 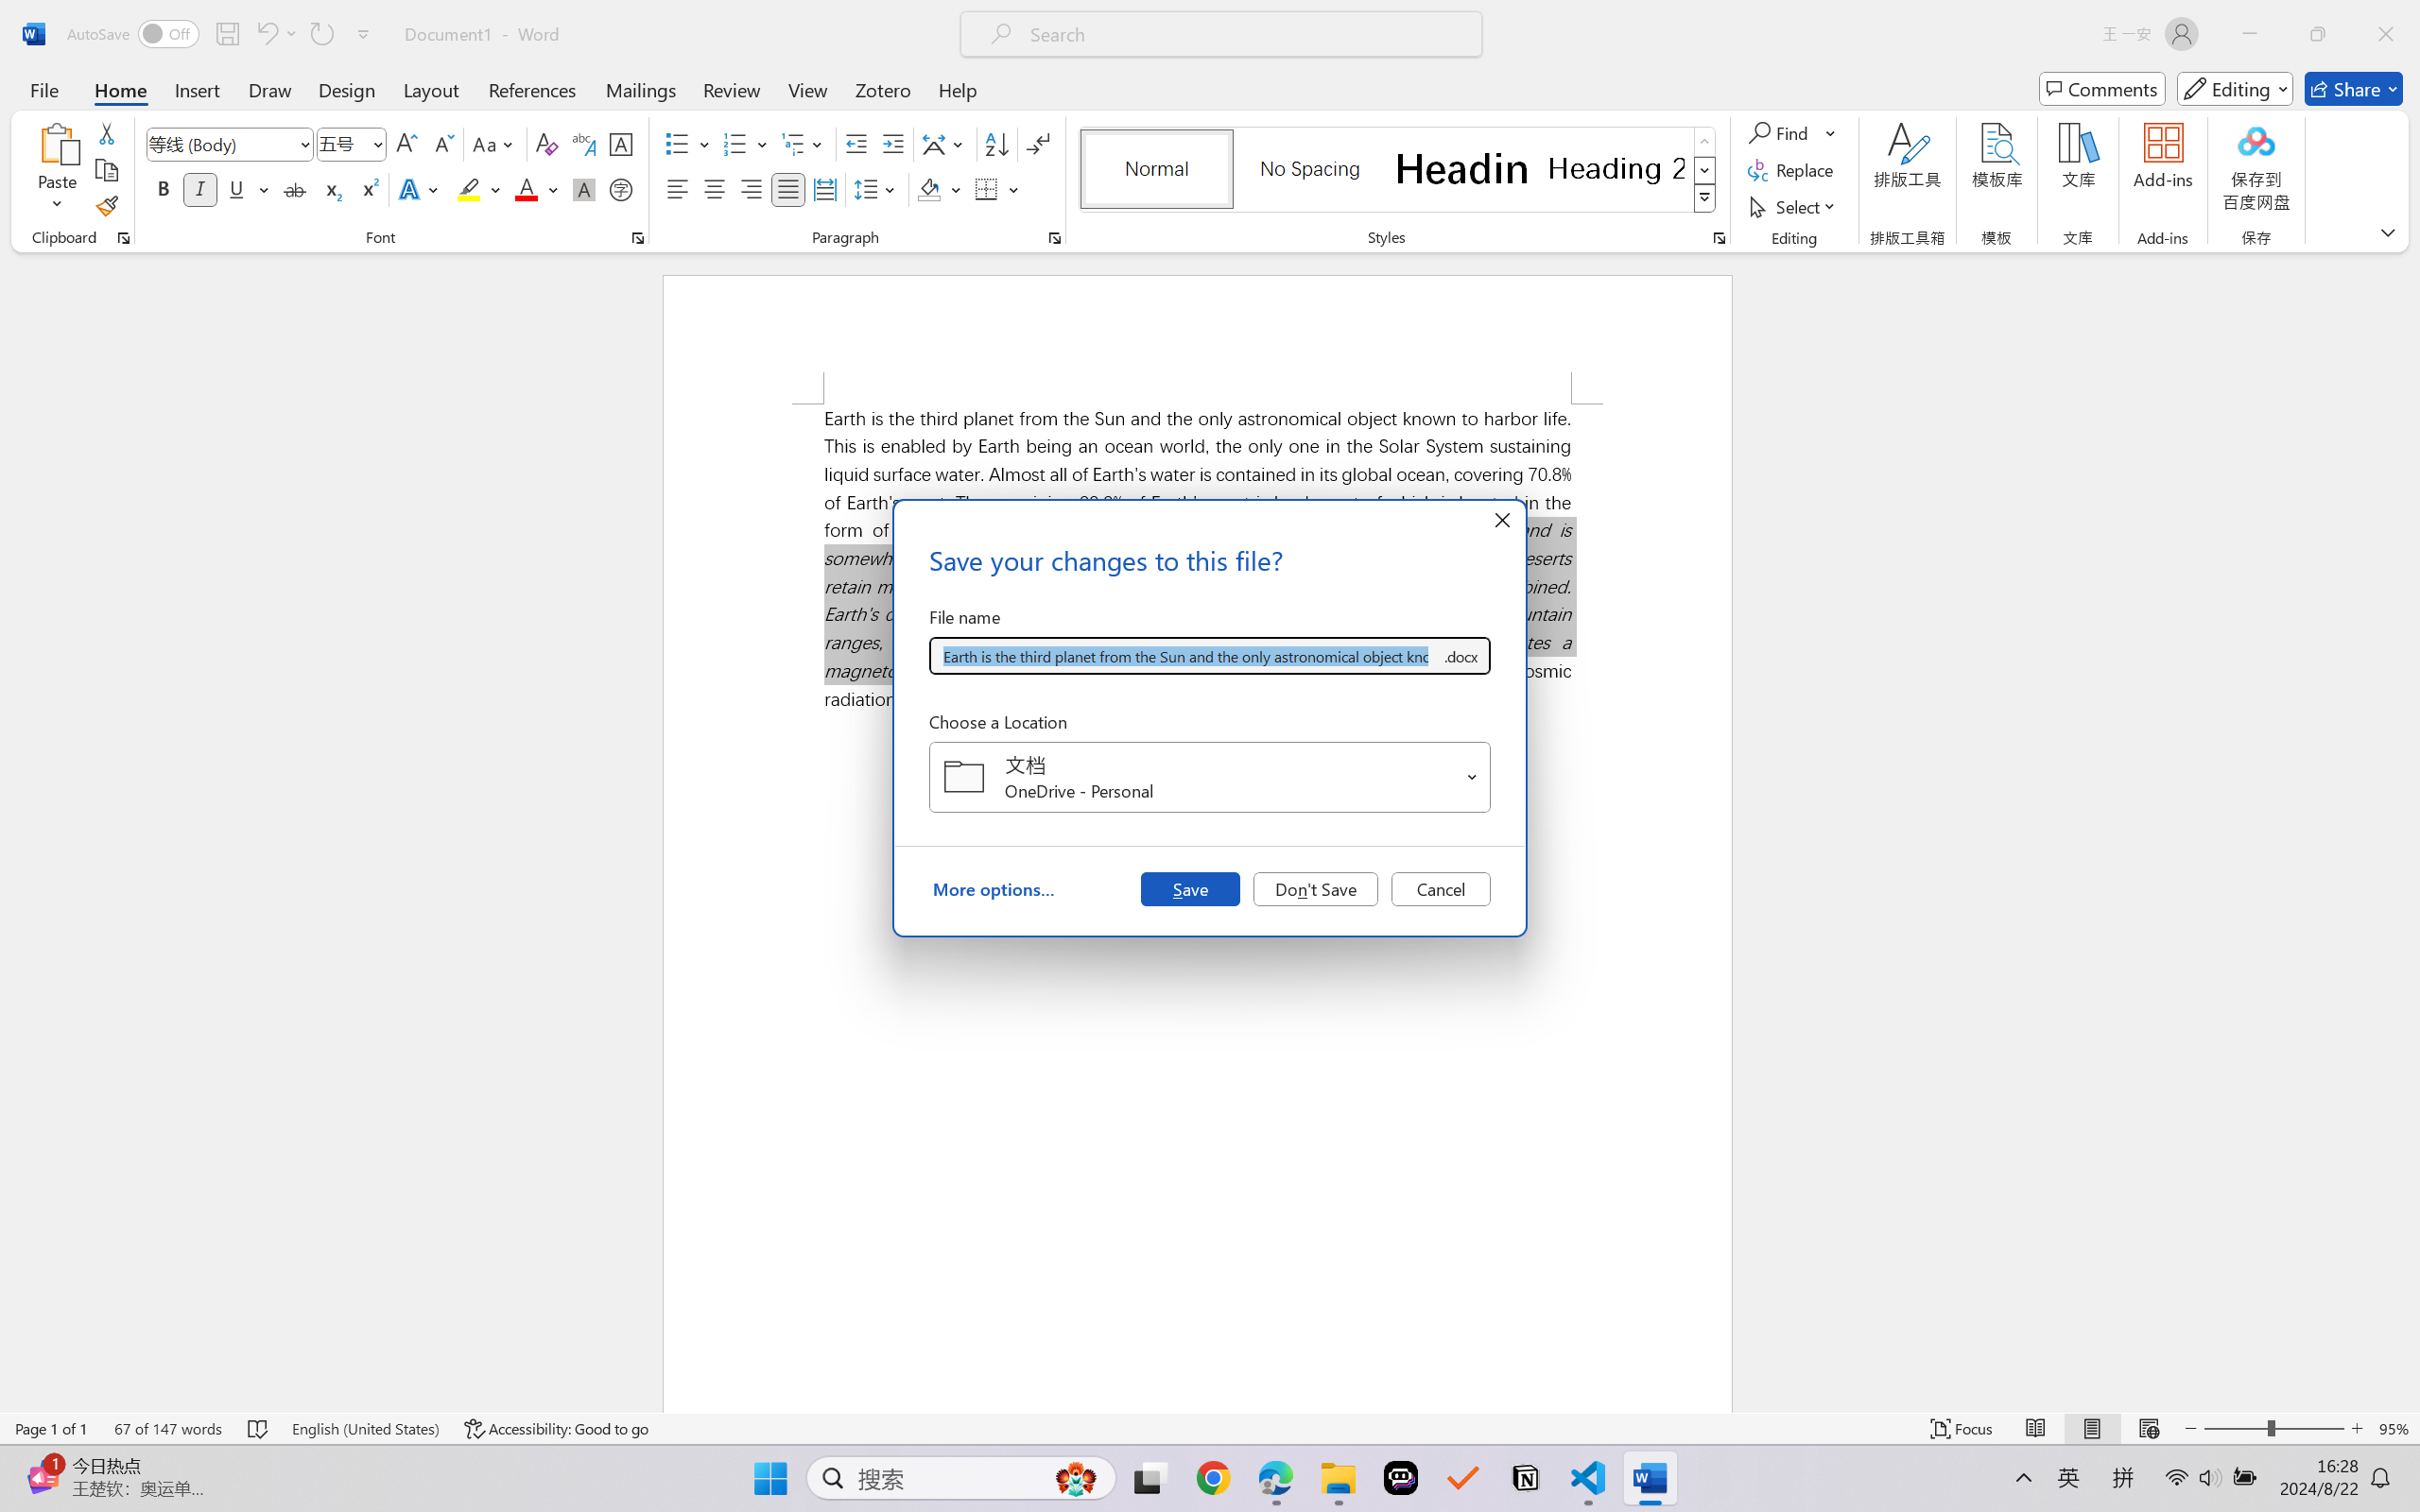 What do you see at coordinates (52, 1428) in the screenshot?
I see `'Page Number Page 1 of 1'` at bounding box center [52, 1428].